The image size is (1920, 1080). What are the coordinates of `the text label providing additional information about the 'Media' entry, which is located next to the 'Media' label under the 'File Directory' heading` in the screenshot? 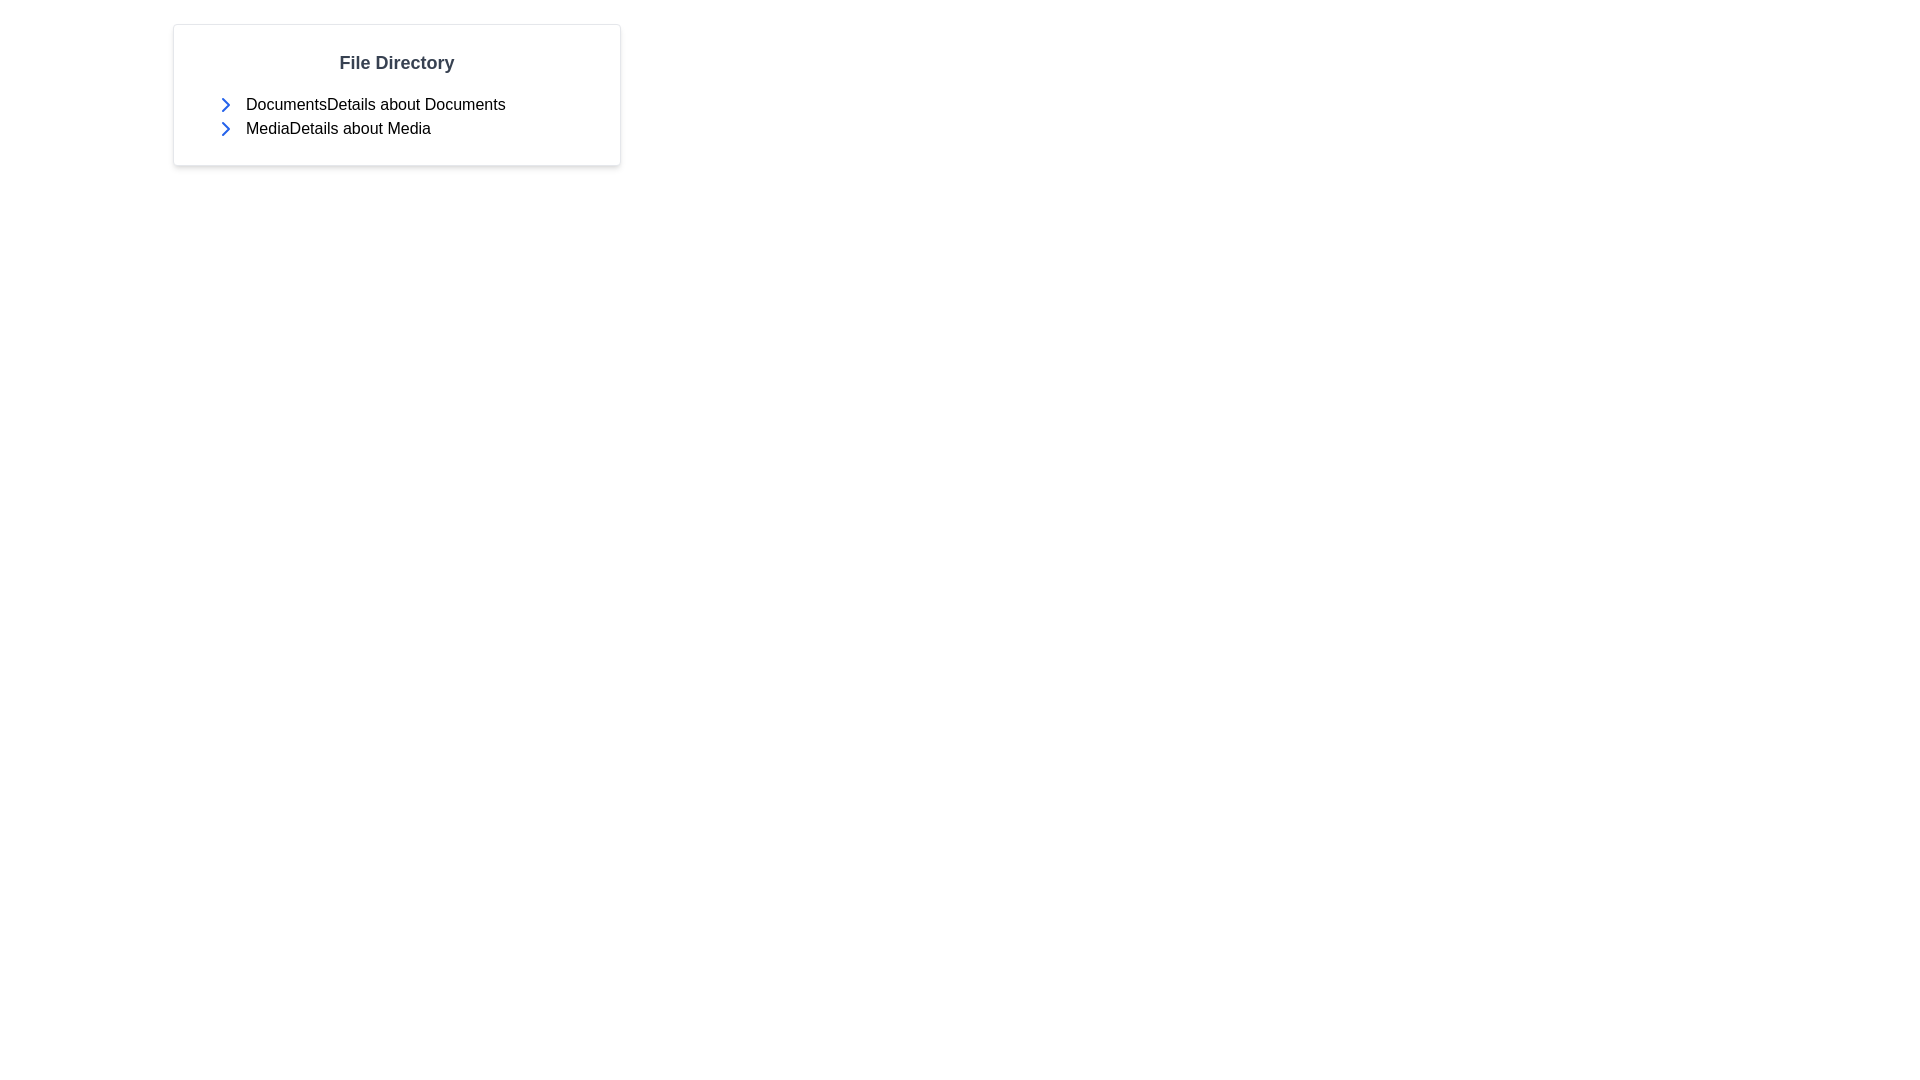 It's located at (360, 128).